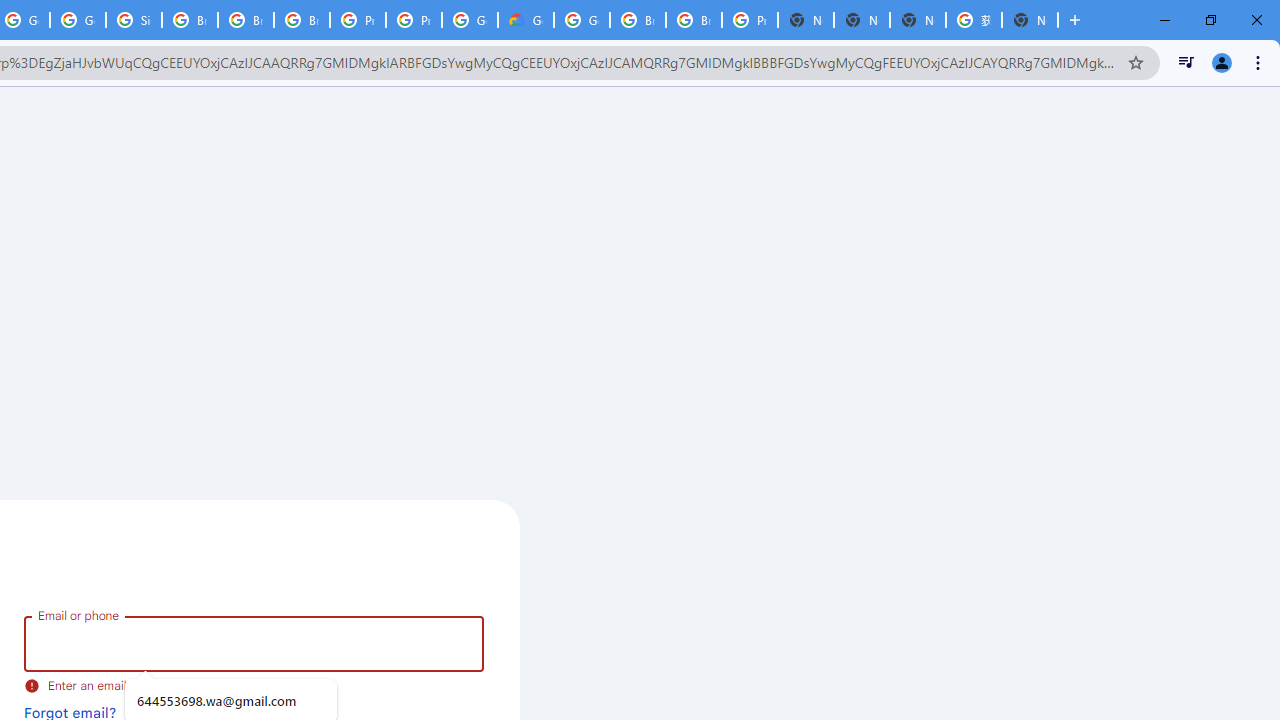 The height and width of the screenshot is (720, 1280). I want to click on 'Browse Chrome as a guest - Computer - Google Chrome Help', so click(637, 20).